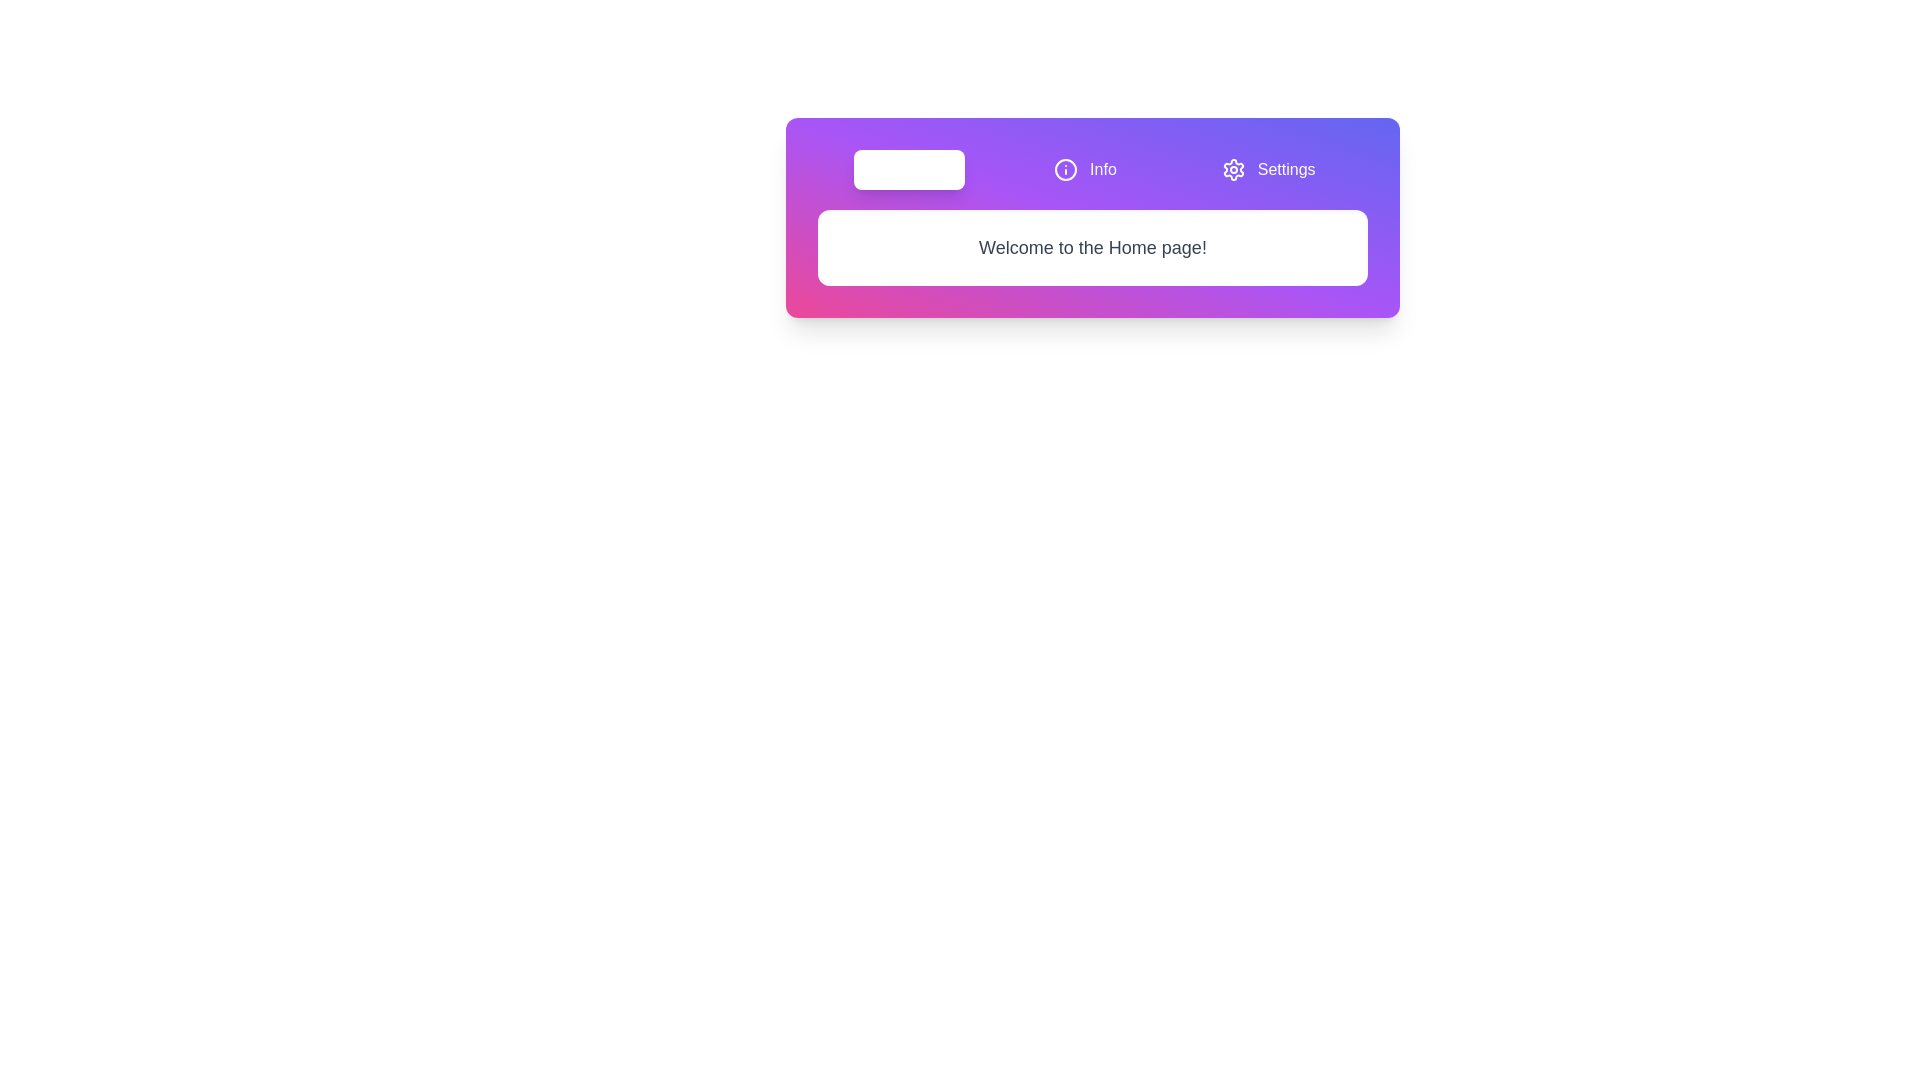 The width and height of the screenshot is (1920, 1080). Describe the element at coordinates (1084, 168) in the screenshot. I see `the tab labeled Info` at that location.